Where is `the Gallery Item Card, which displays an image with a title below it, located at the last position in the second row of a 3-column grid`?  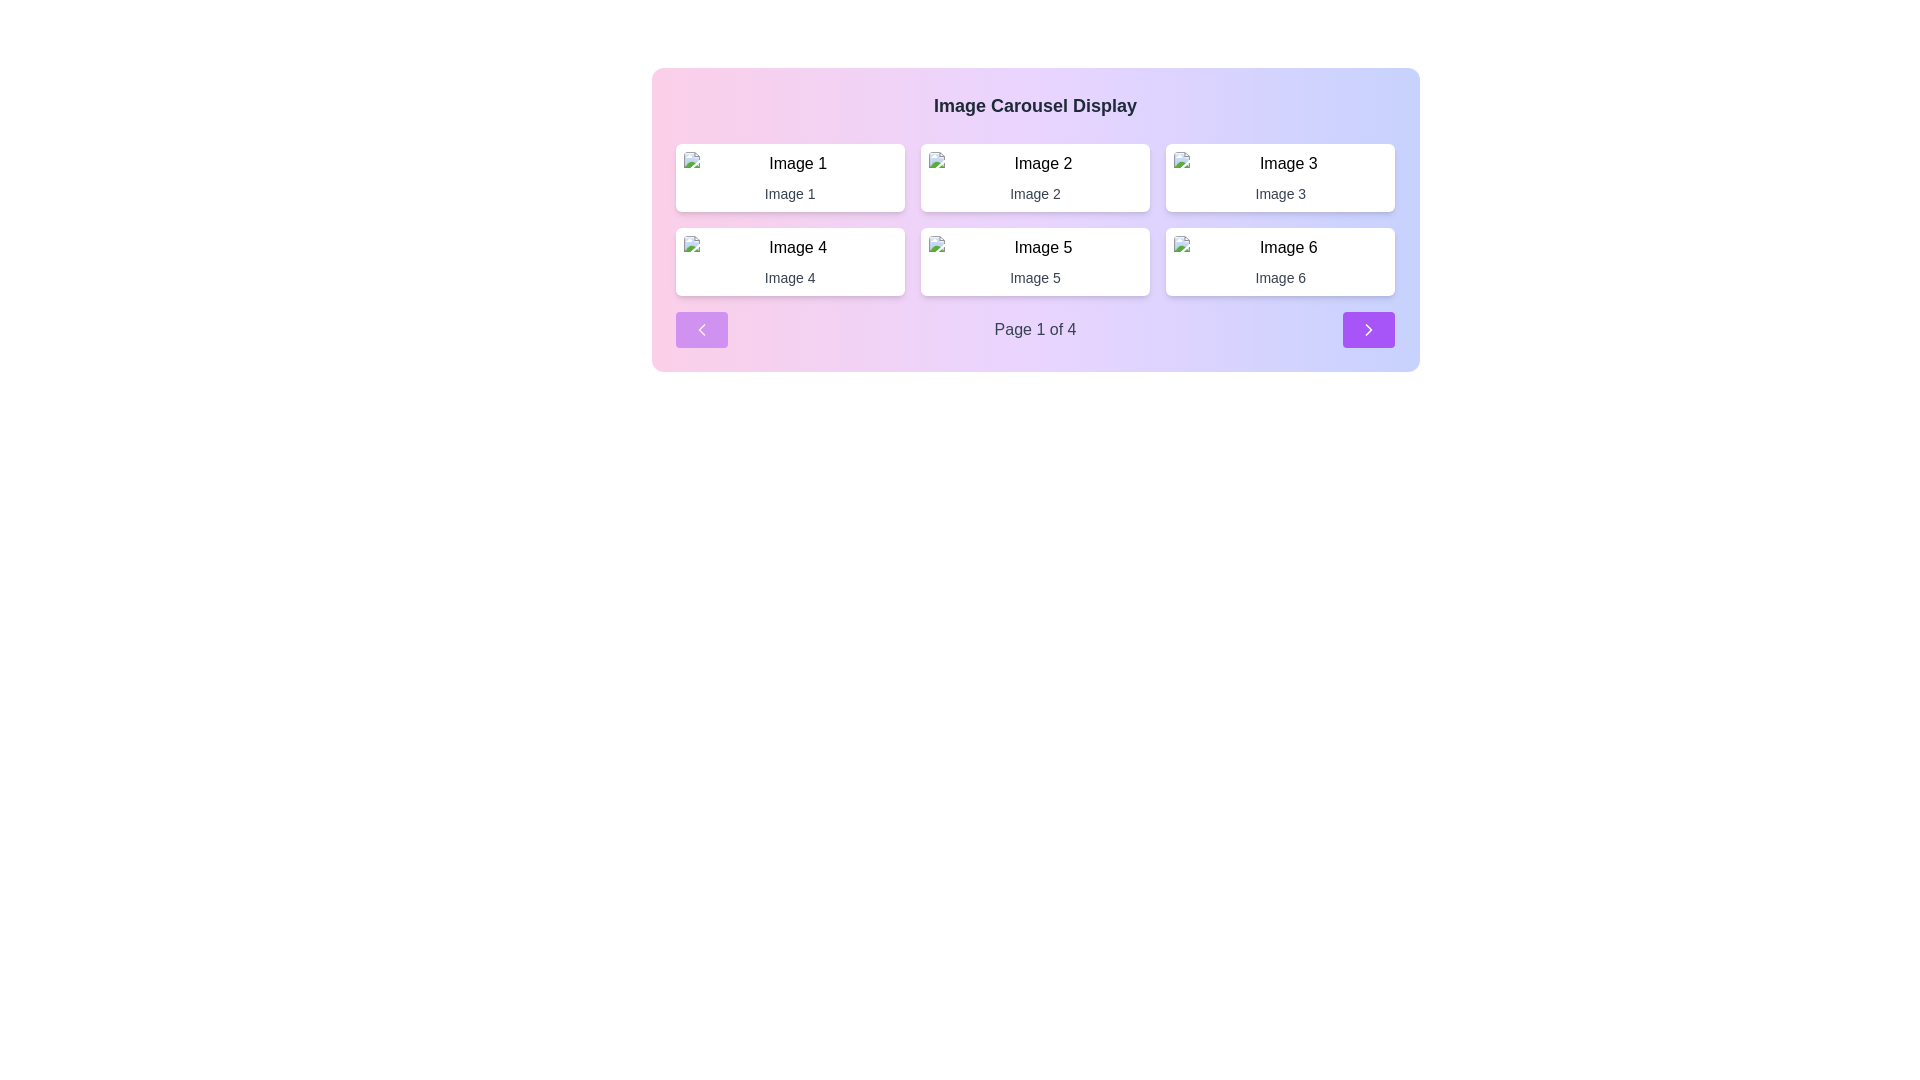 the Gallery Item Card, which displays an image with a title below it, located at the last position in the second row of a 3-column grid is located at coordinates (1280, 261).